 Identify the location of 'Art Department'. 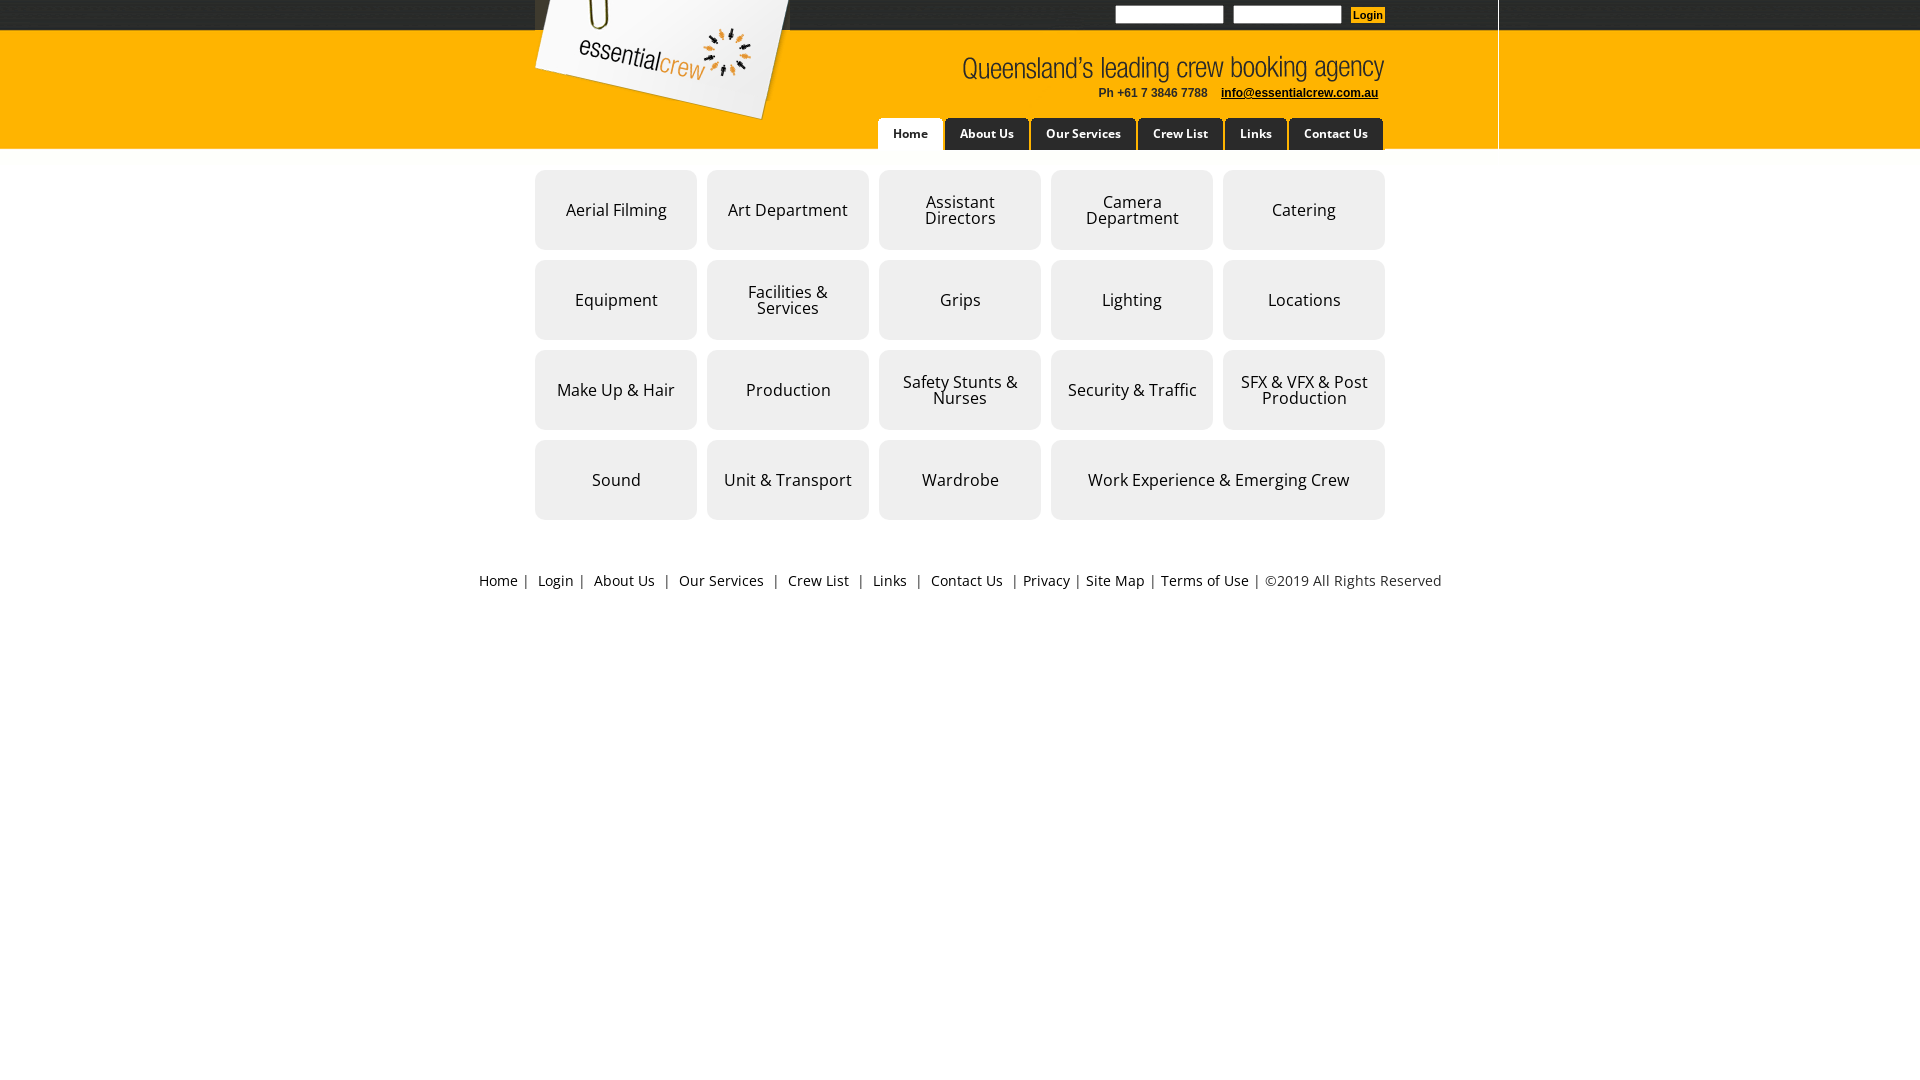
(786, 209).